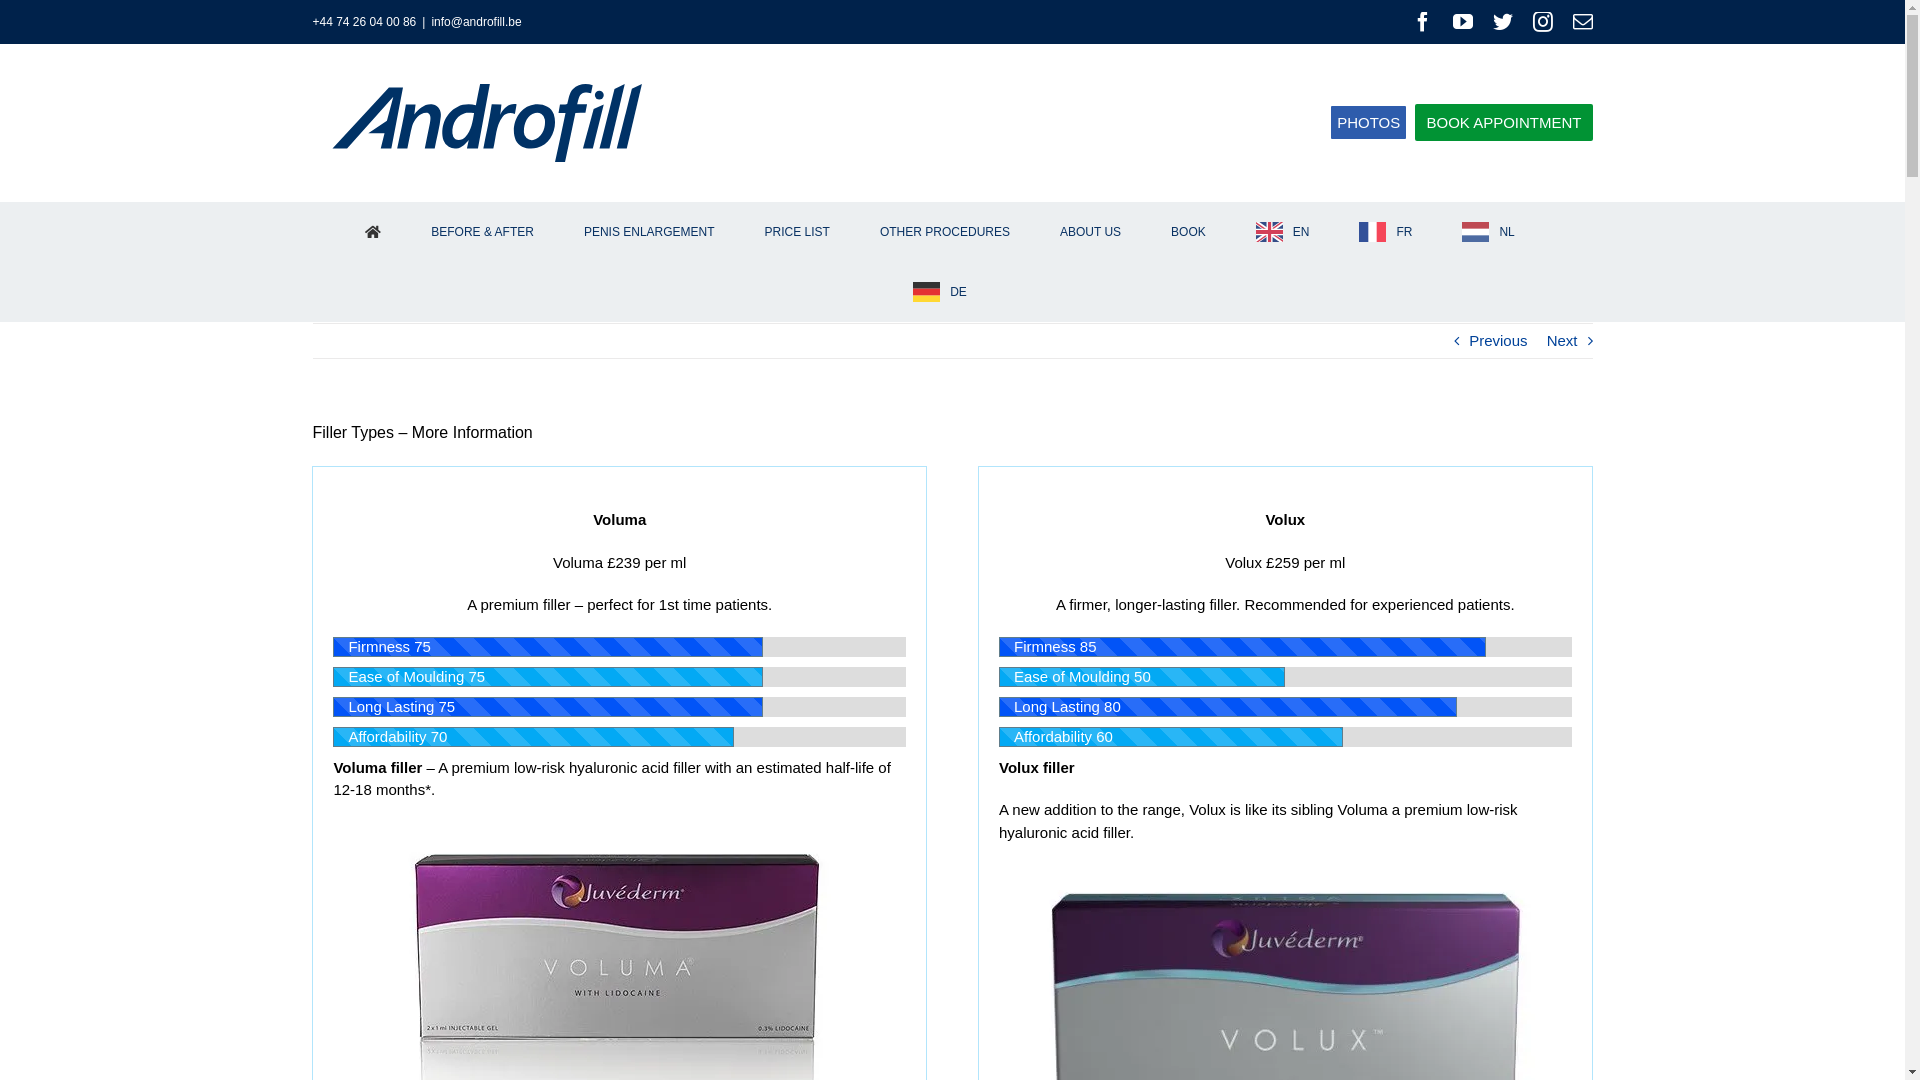 This screenshot has width=1920, height=1080. What do you see at coordinates (474, 22) in the screenshot?
I see `'info@androfill.be'` at bounding box center [474, 22].